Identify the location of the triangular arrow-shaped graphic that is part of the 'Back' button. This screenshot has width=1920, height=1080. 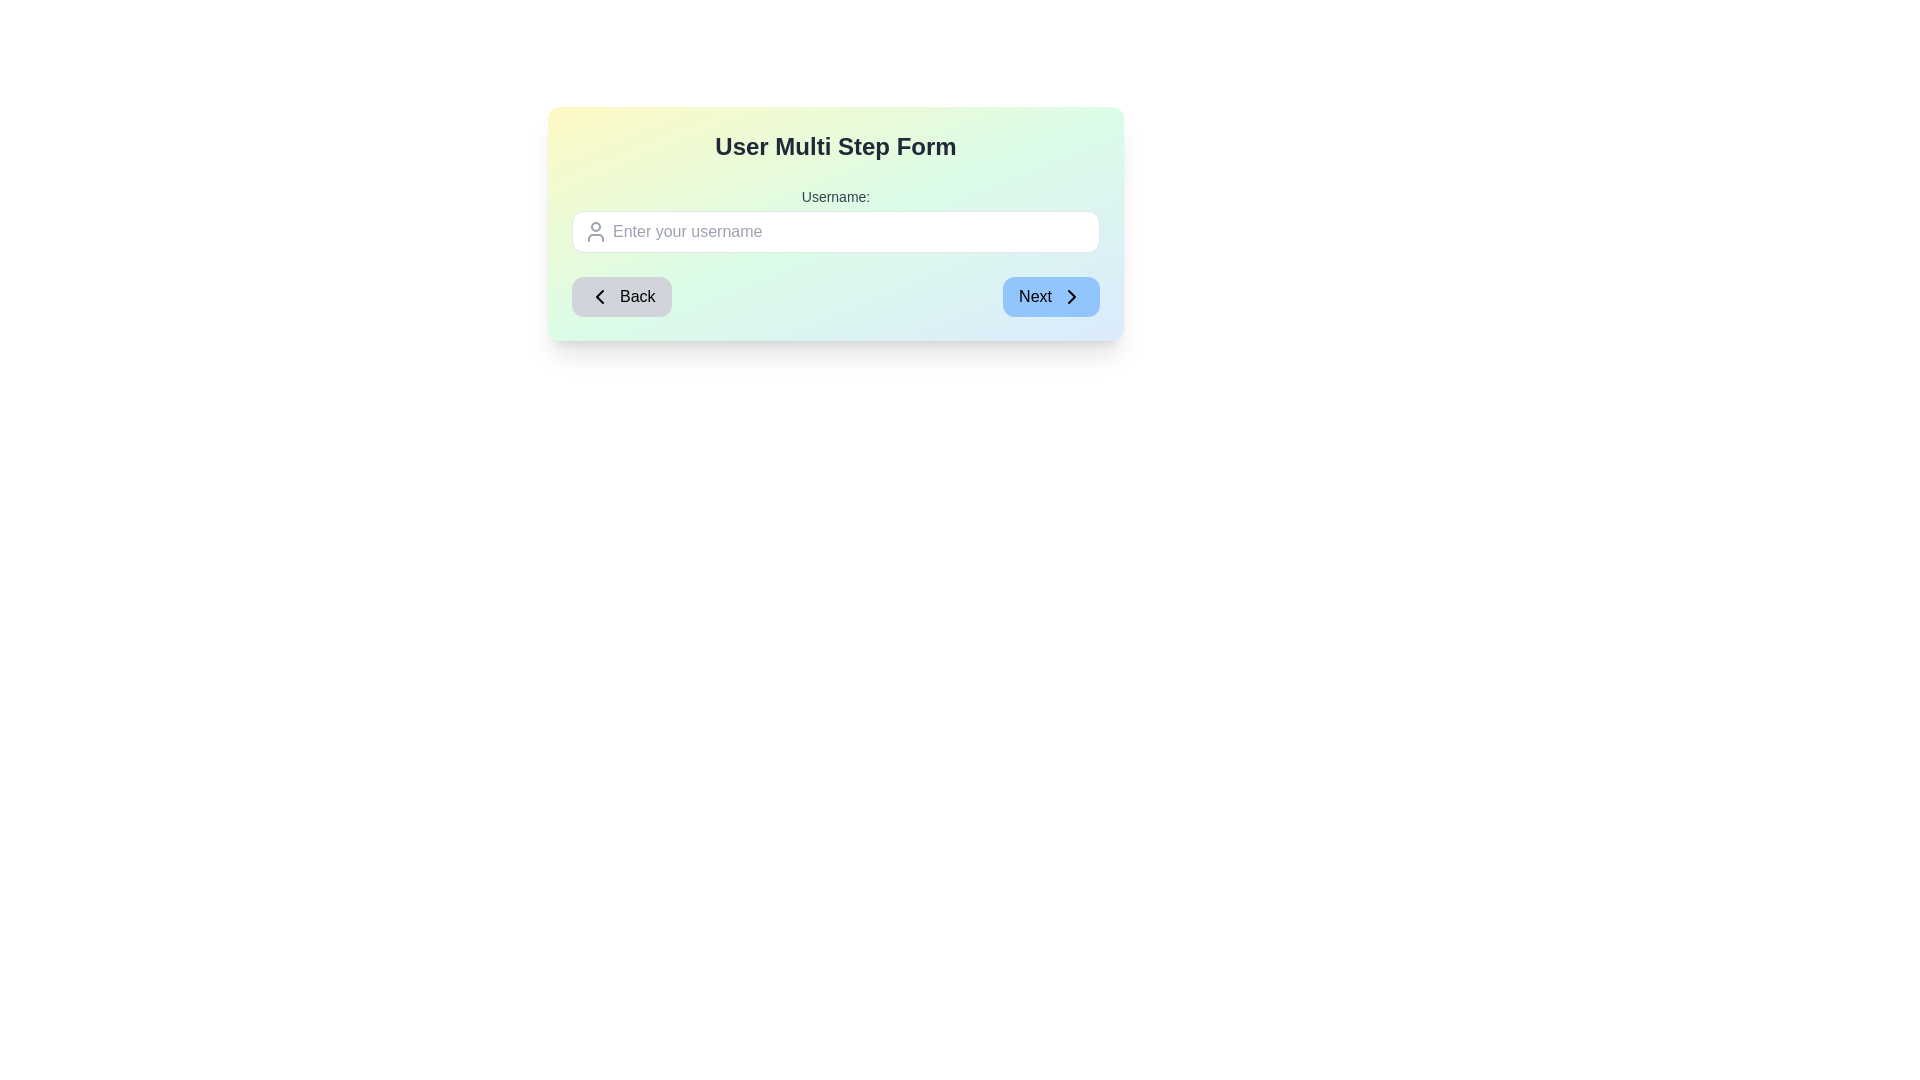
(599, 297).